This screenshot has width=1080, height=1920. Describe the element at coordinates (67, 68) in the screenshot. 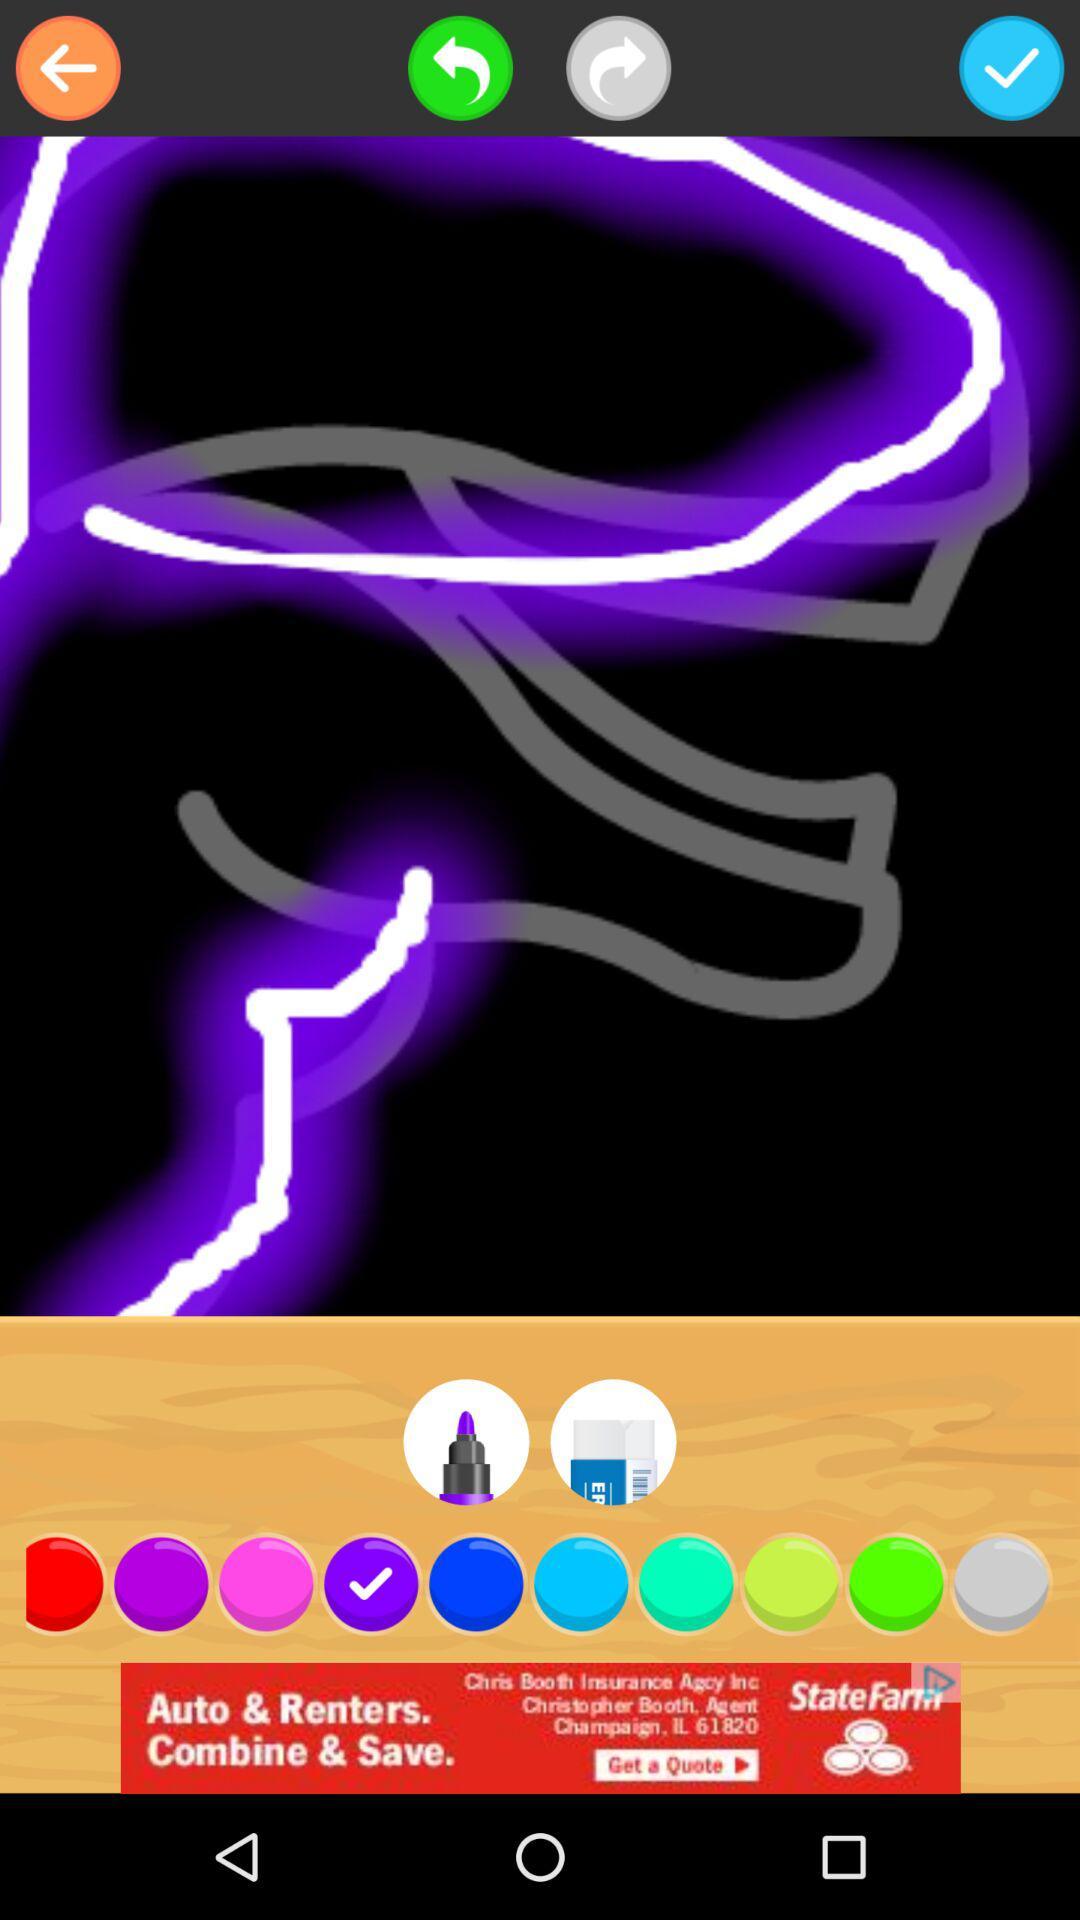

I see `the item at the top left corner` at that location.